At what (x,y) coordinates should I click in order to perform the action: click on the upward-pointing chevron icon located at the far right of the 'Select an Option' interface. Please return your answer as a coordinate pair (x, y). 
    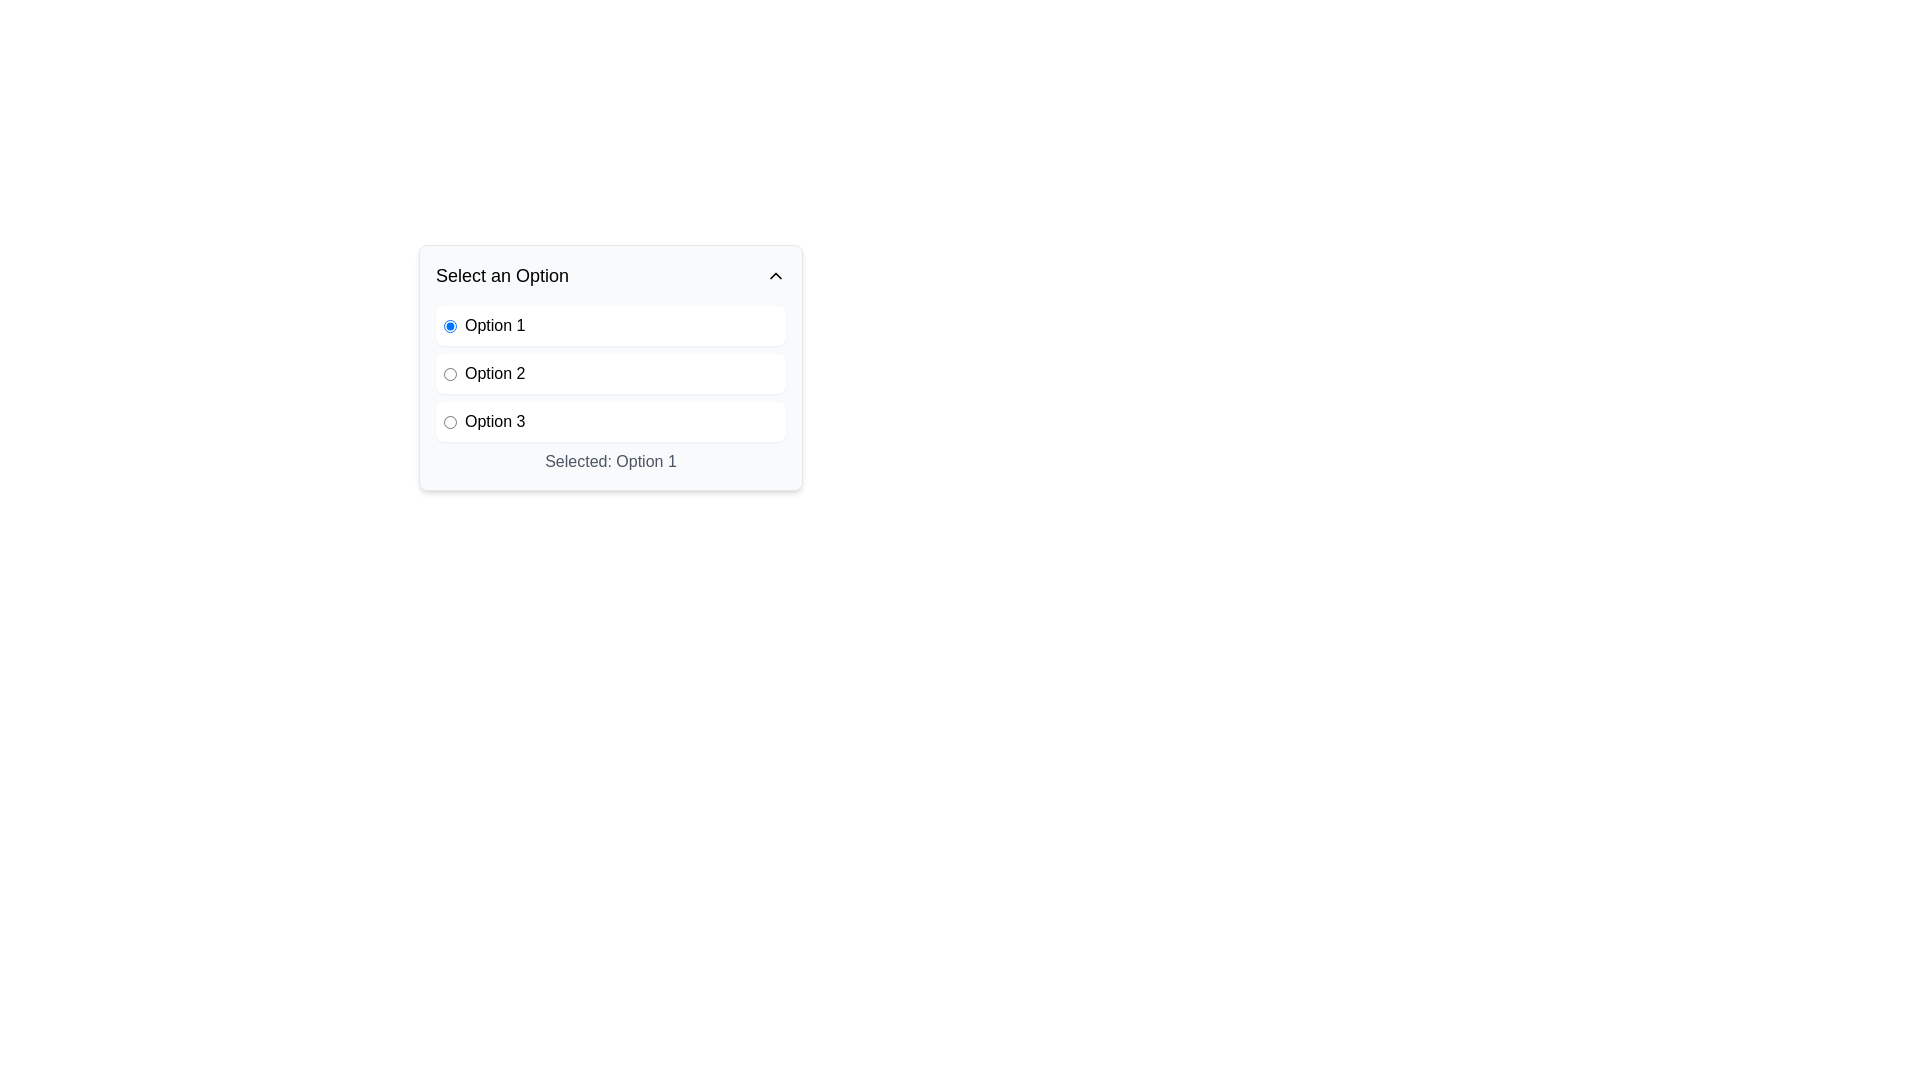
    Looking at the image, I should click on (775, 276).